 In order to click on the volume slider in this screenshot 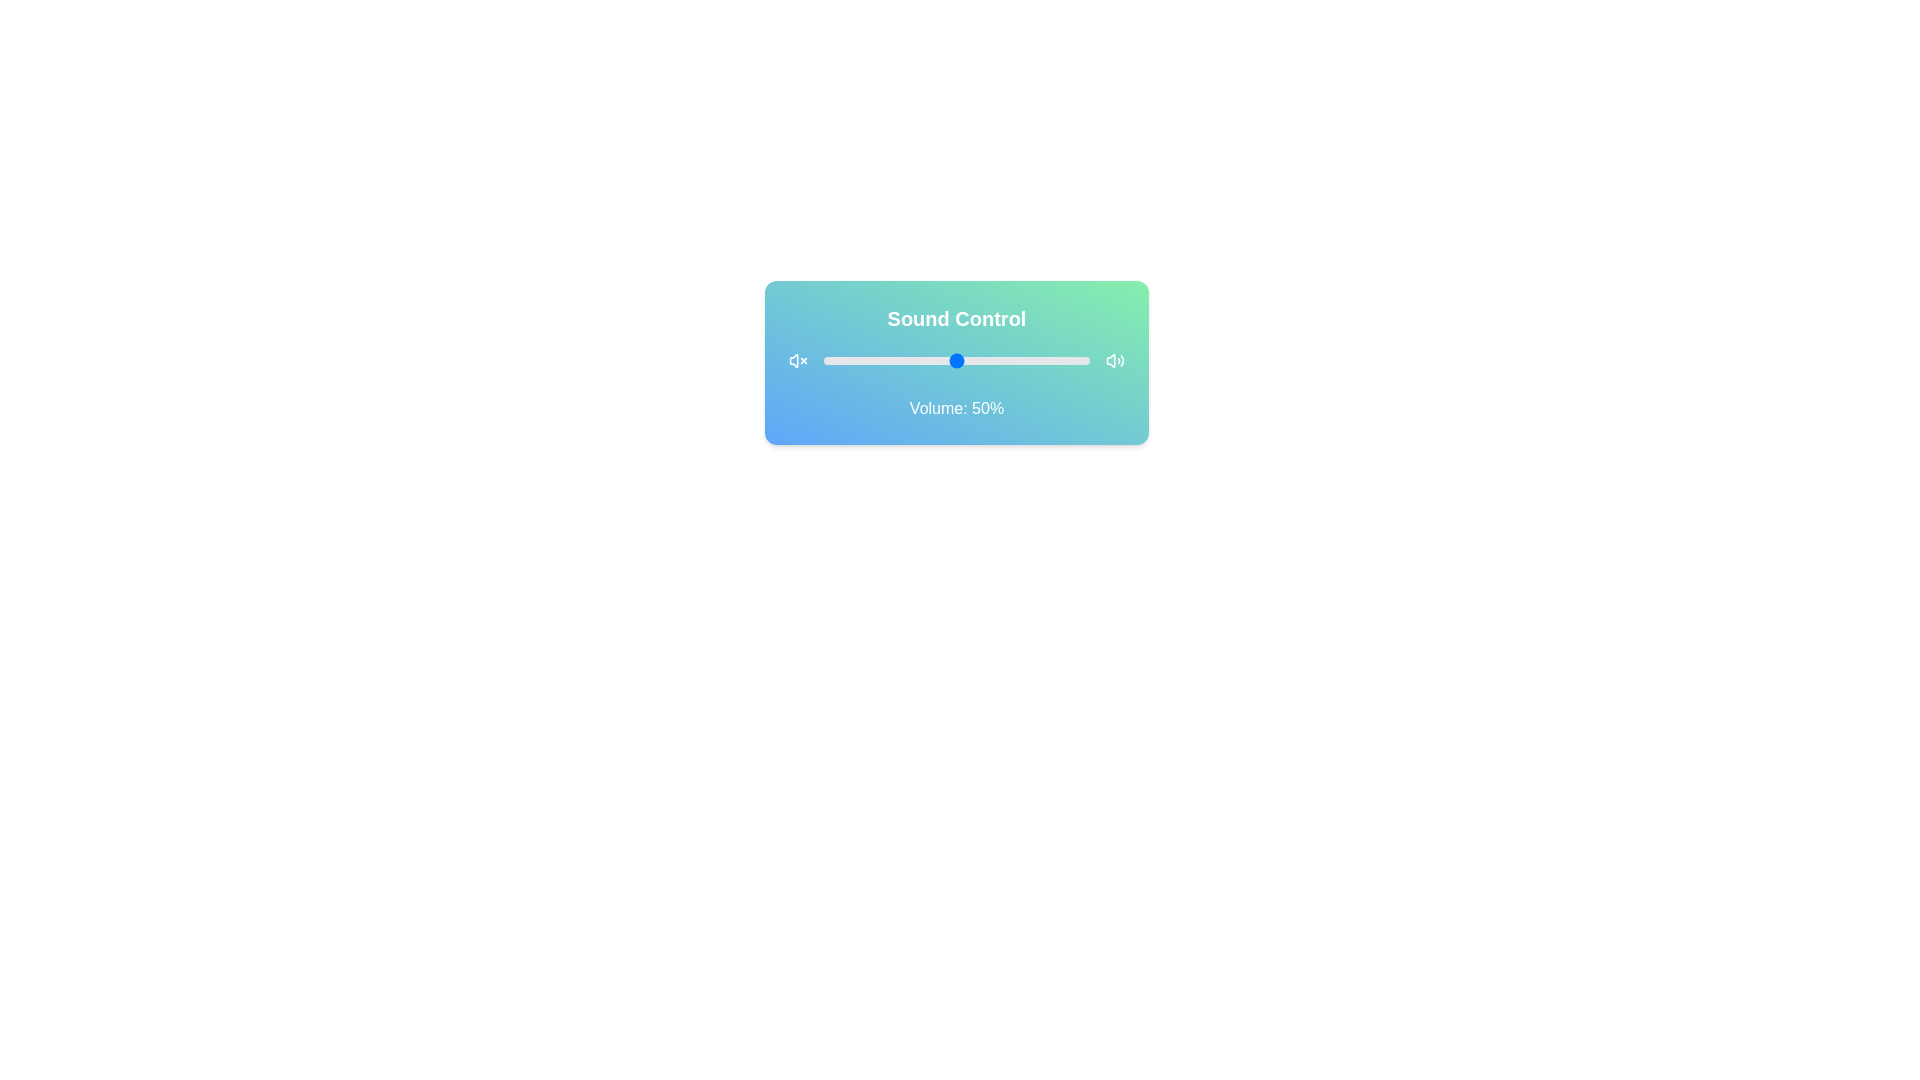, I will do `click(973, 361)`.